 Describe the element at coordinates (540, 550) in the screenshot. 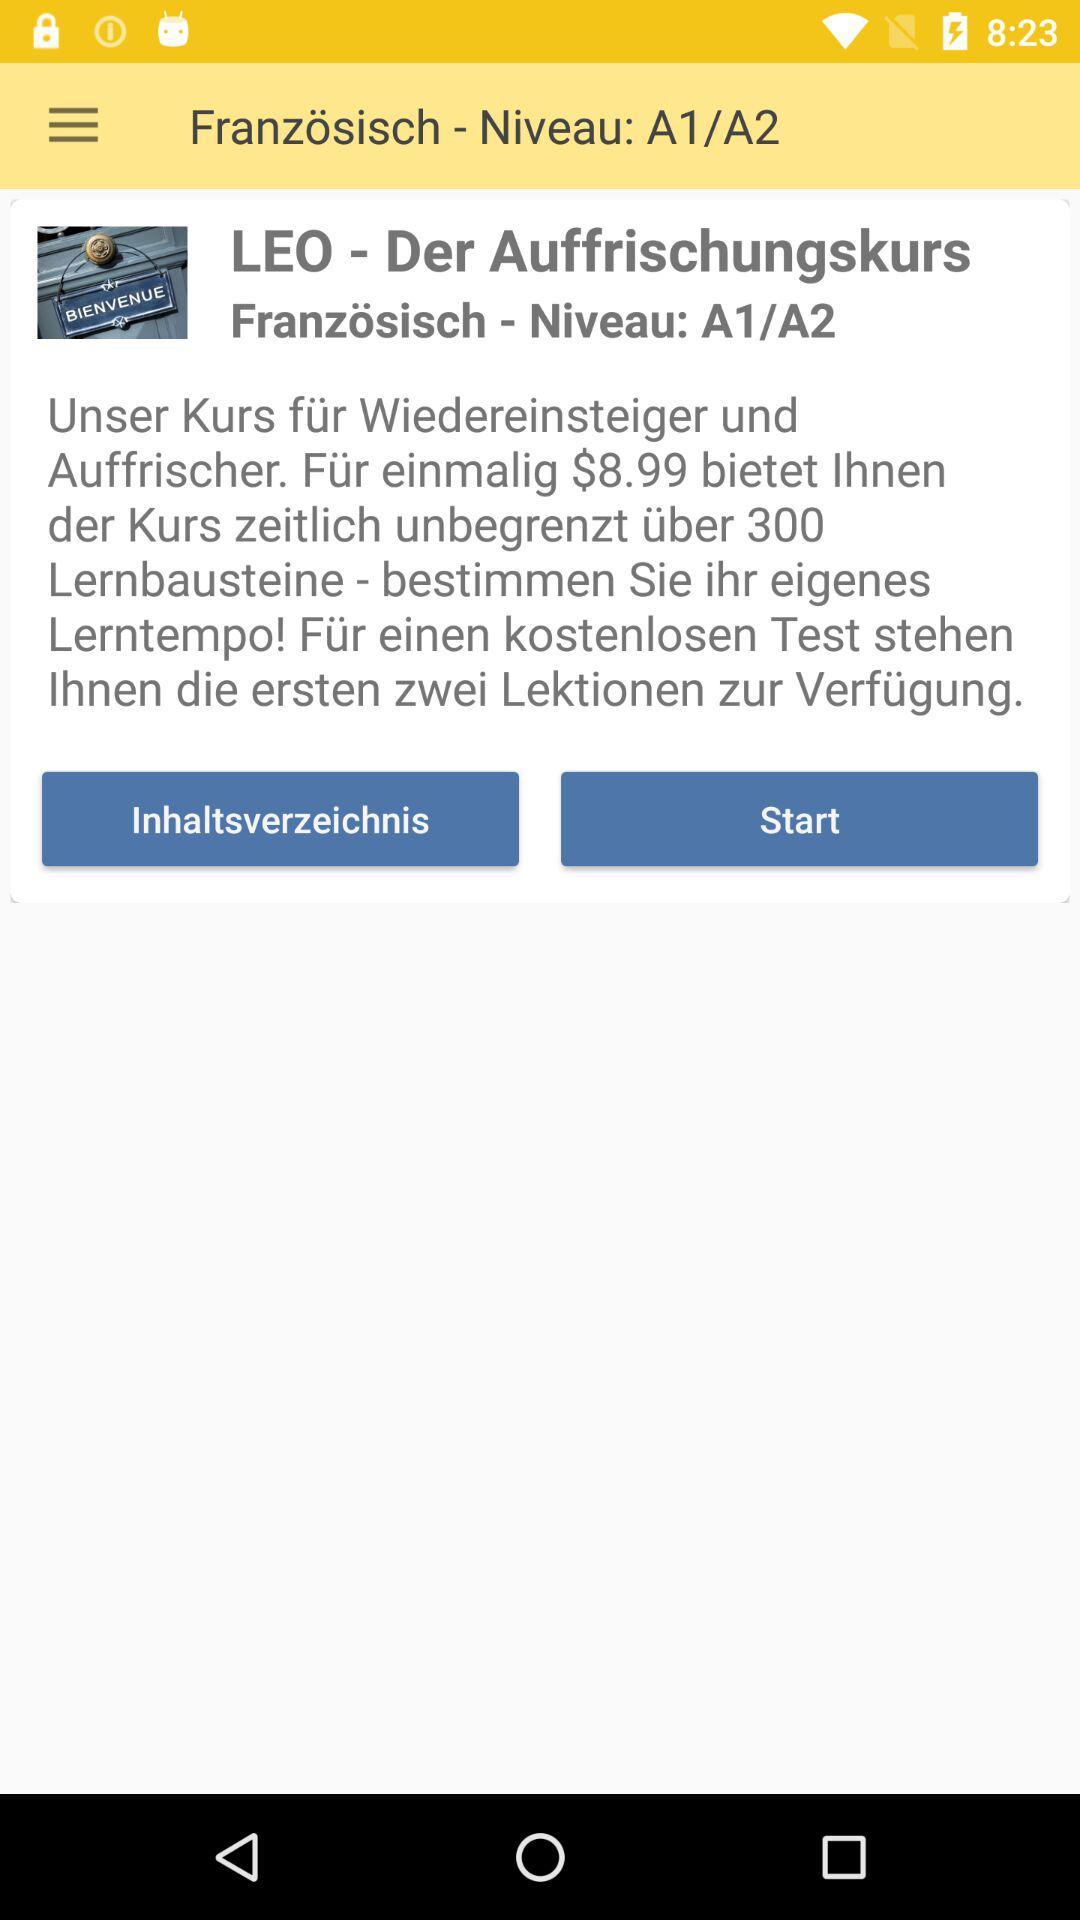

I see `item above the inhaltsverzeichnis` at that location.